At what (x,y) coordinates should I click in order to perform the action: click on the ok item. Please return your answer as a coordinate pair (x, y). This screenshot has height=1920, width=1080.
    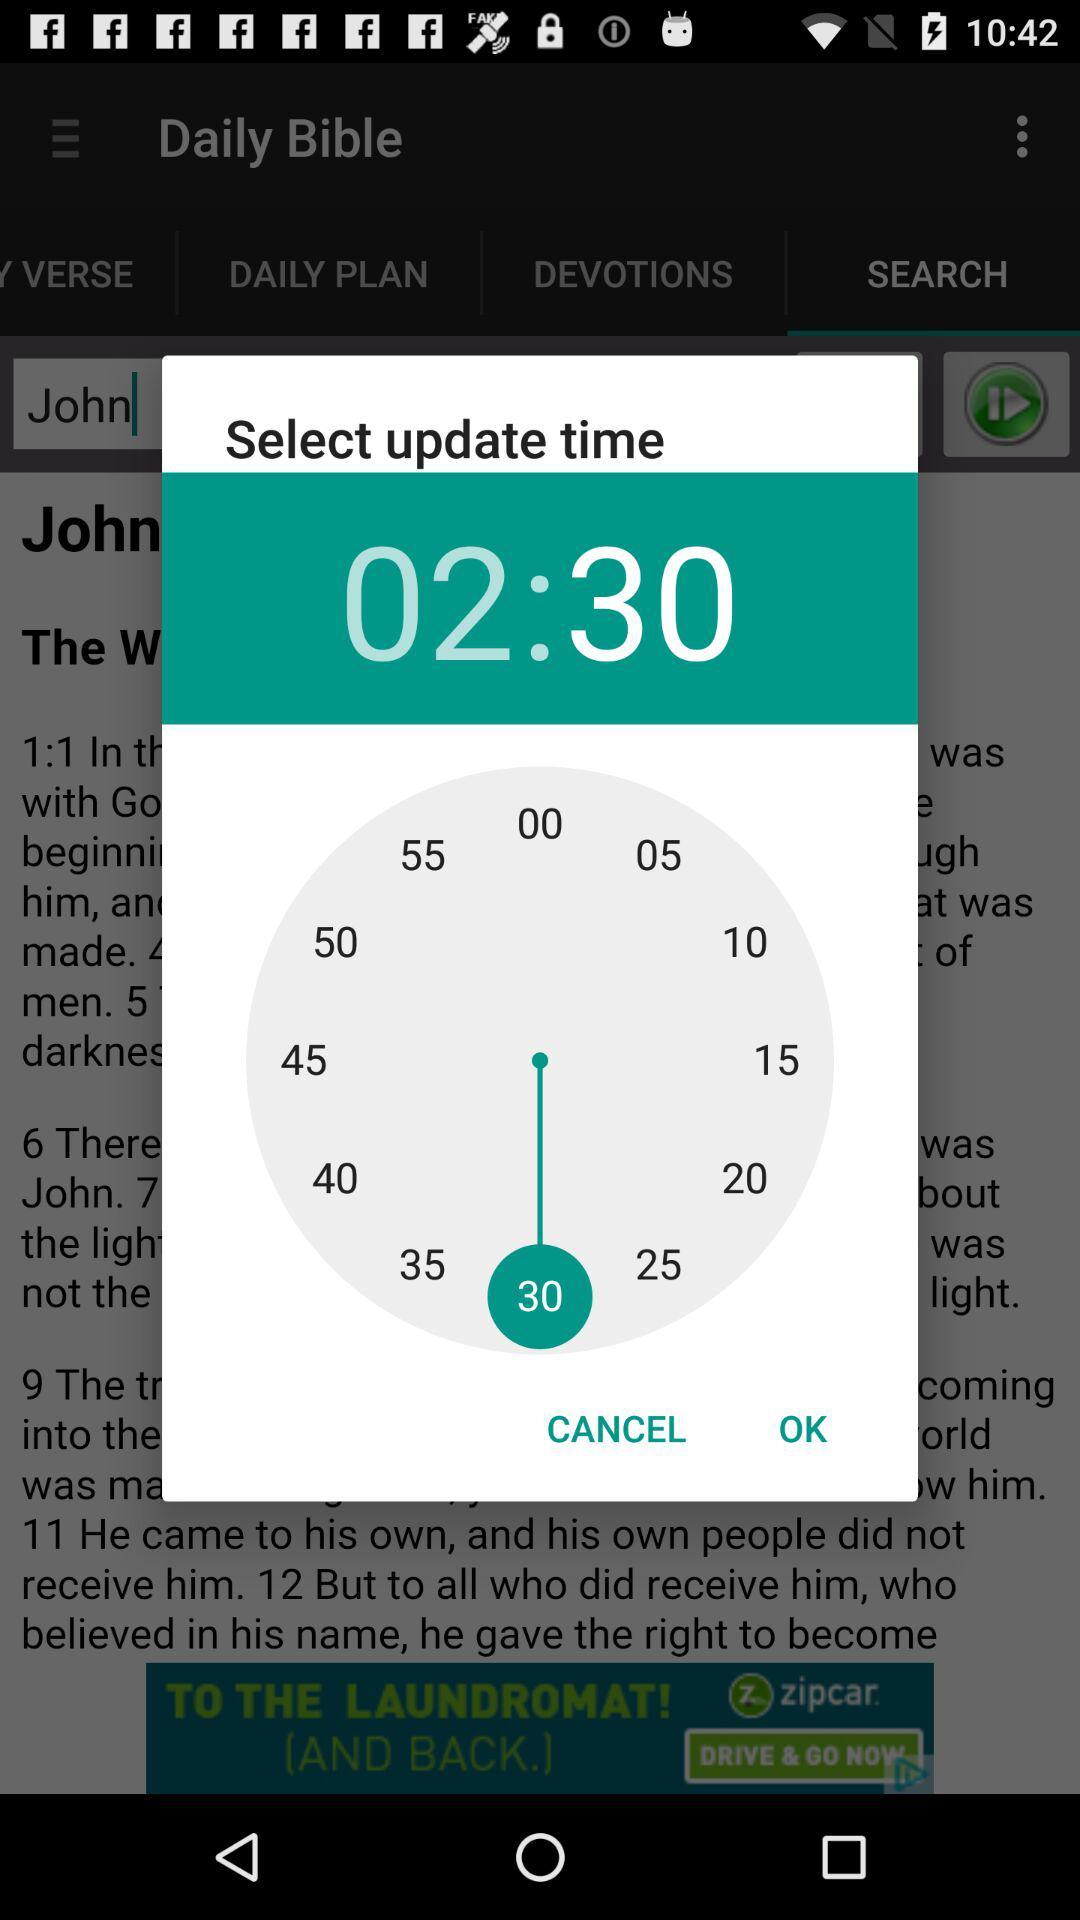
    Looking at the image, I should click on (801, 1427).